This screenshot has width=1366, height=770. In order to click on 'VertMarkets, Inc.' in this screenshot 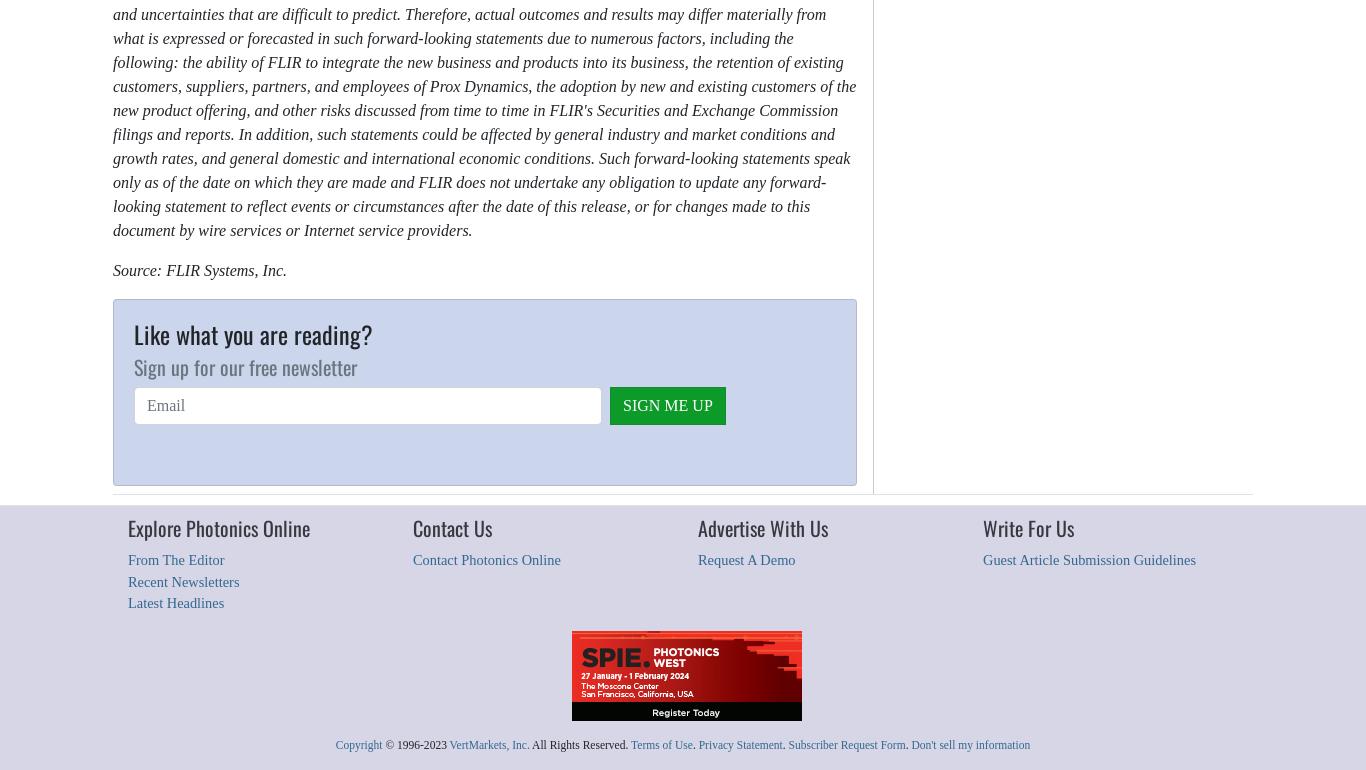, I will do `click(489, 742)`.